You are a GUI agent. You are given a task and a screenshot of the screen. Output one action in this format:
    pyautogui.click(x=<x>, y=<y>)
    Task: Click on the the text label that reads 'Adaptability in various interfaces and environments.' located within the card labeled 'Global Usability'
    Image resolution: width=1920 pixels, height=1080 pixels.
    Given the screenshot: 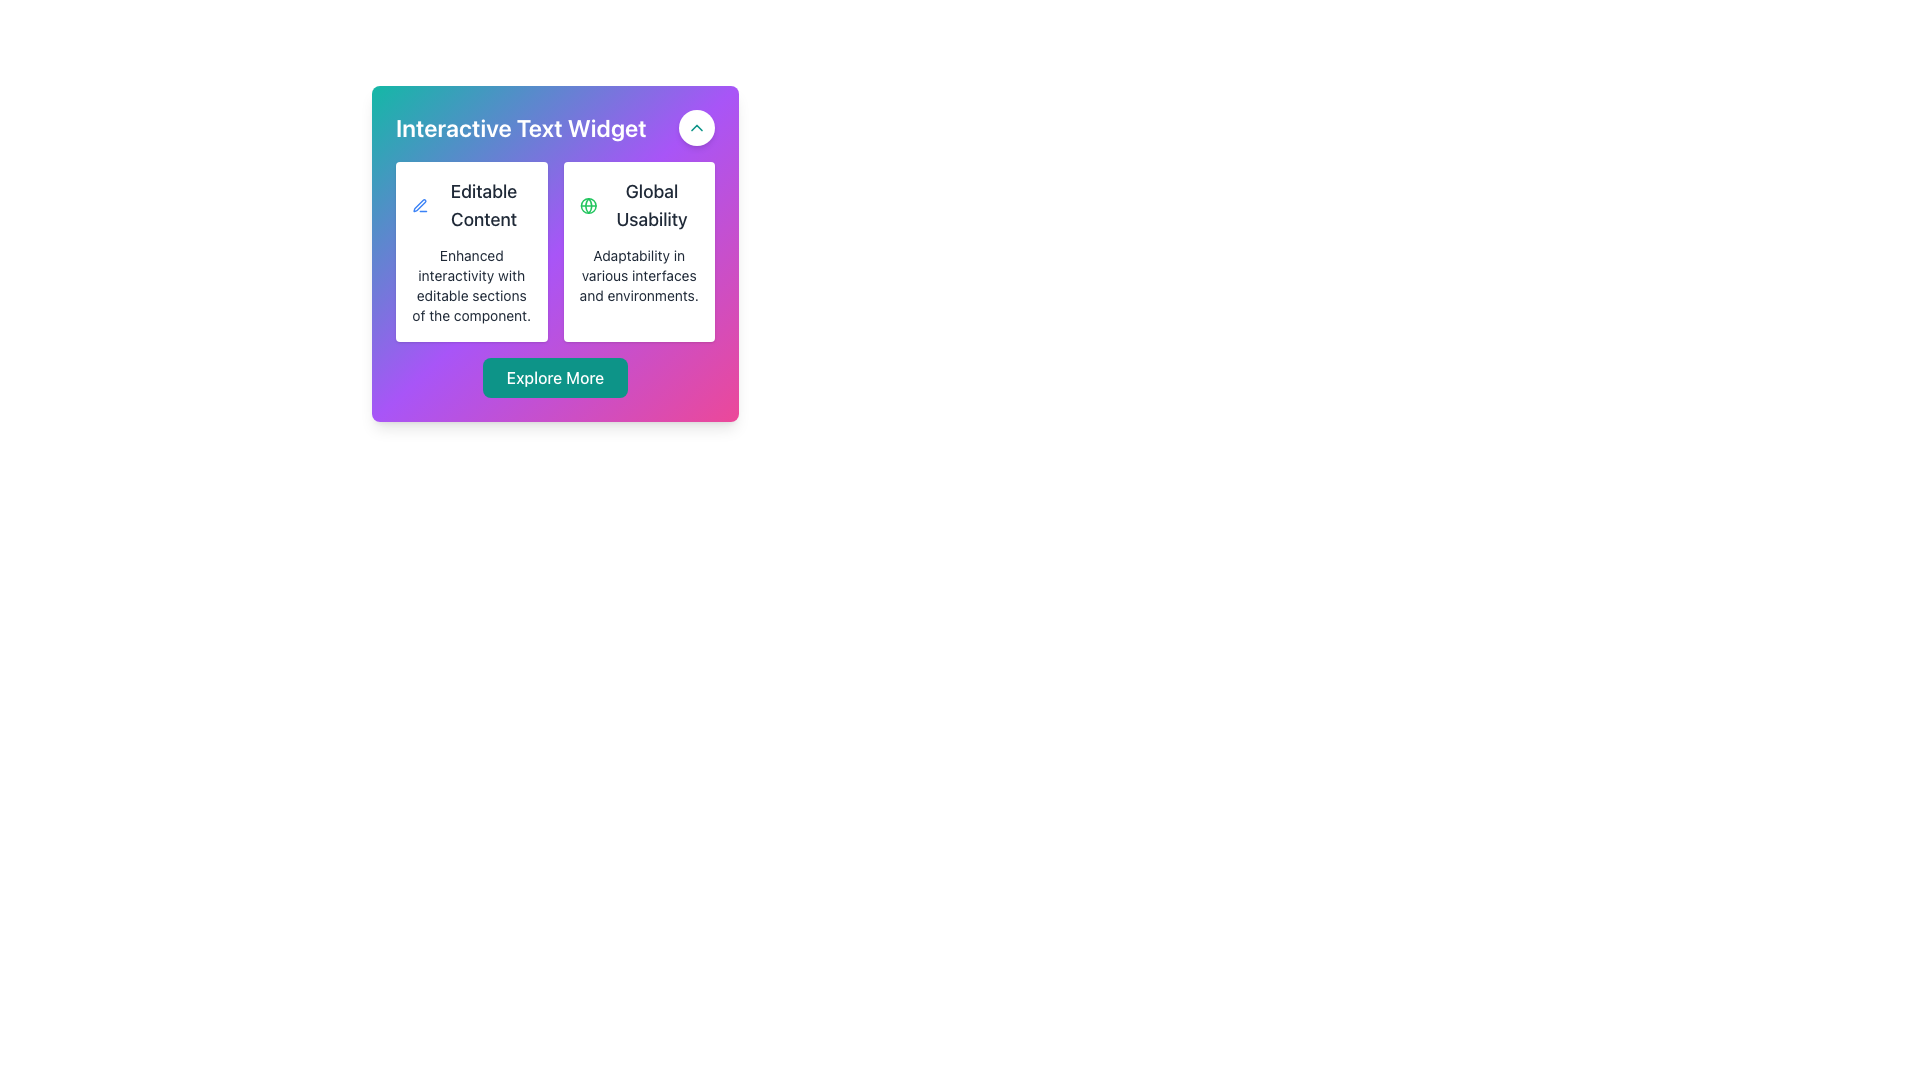 What is the action you would take?
    pyautogui.click(x=638, y=276)
    